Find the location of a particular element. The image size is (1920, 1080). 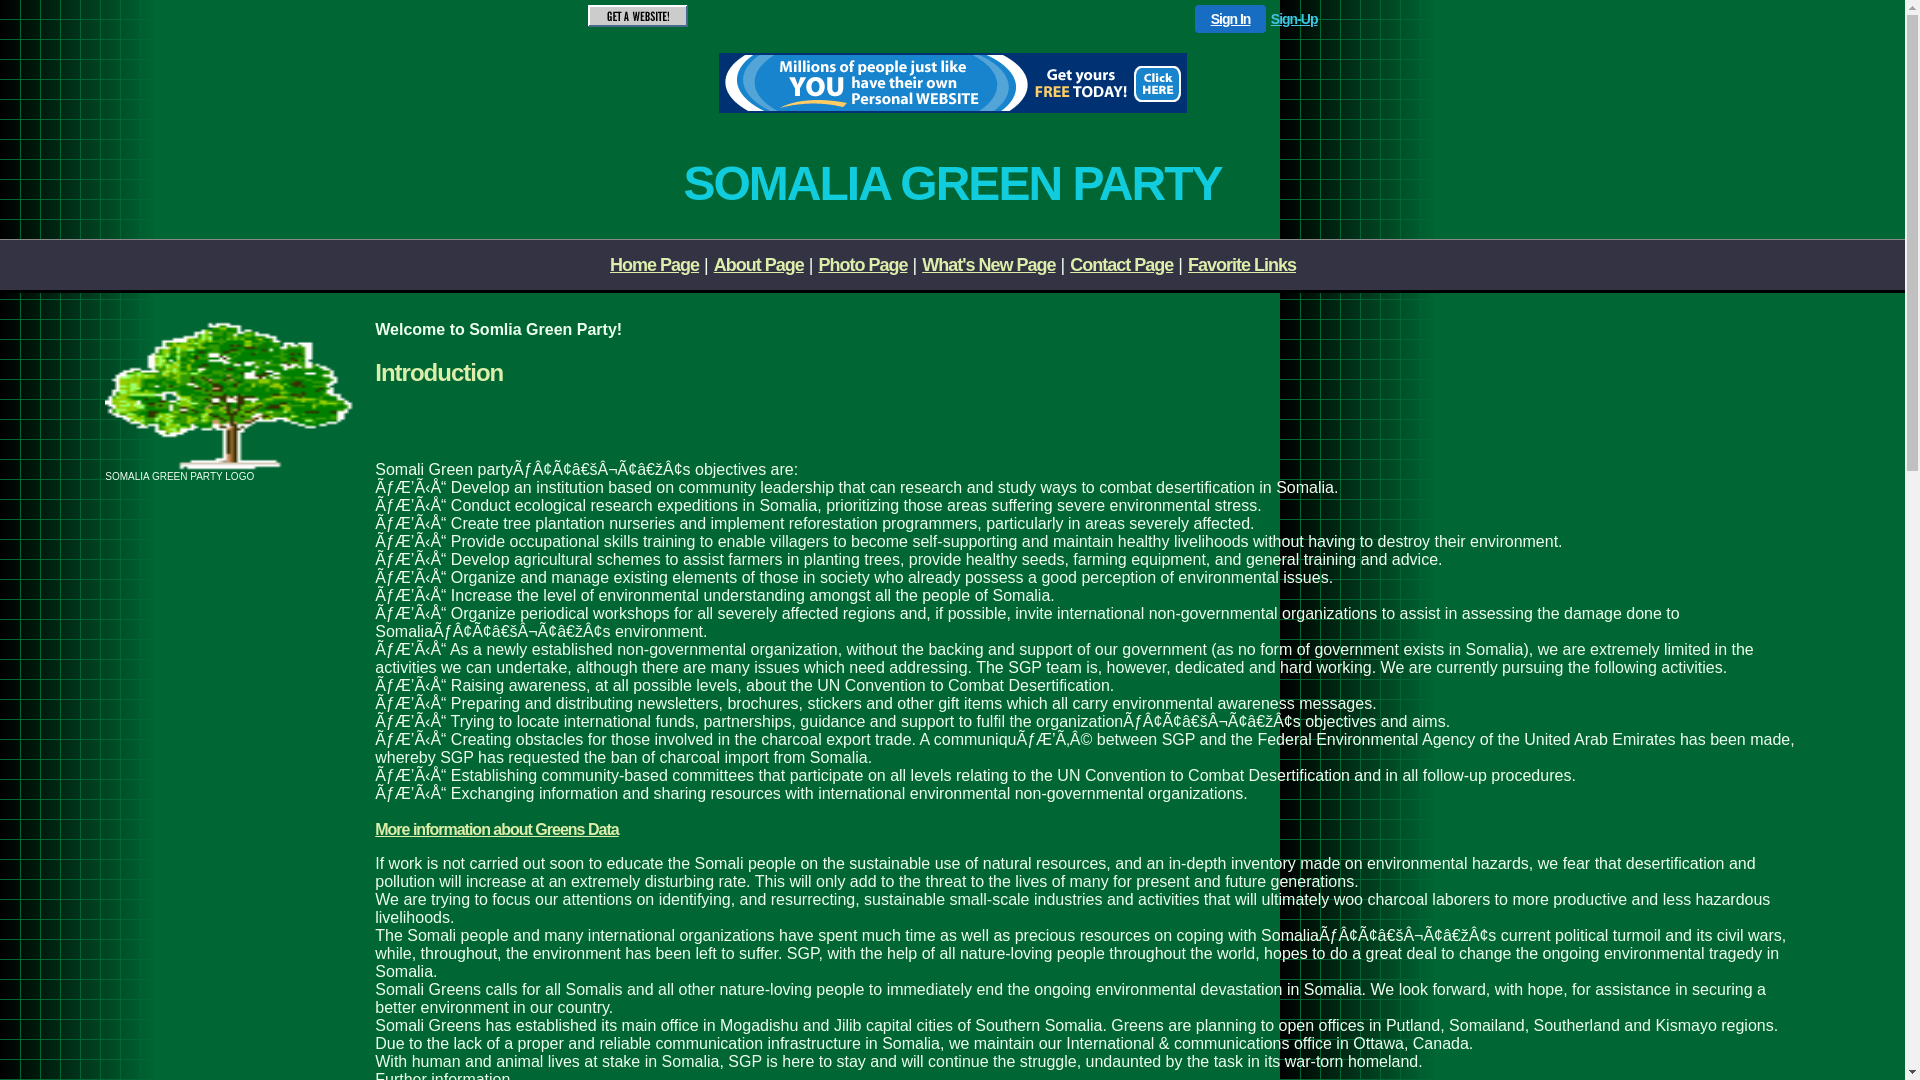

'More information about Greens Data' is located at coordinates (374, 829).